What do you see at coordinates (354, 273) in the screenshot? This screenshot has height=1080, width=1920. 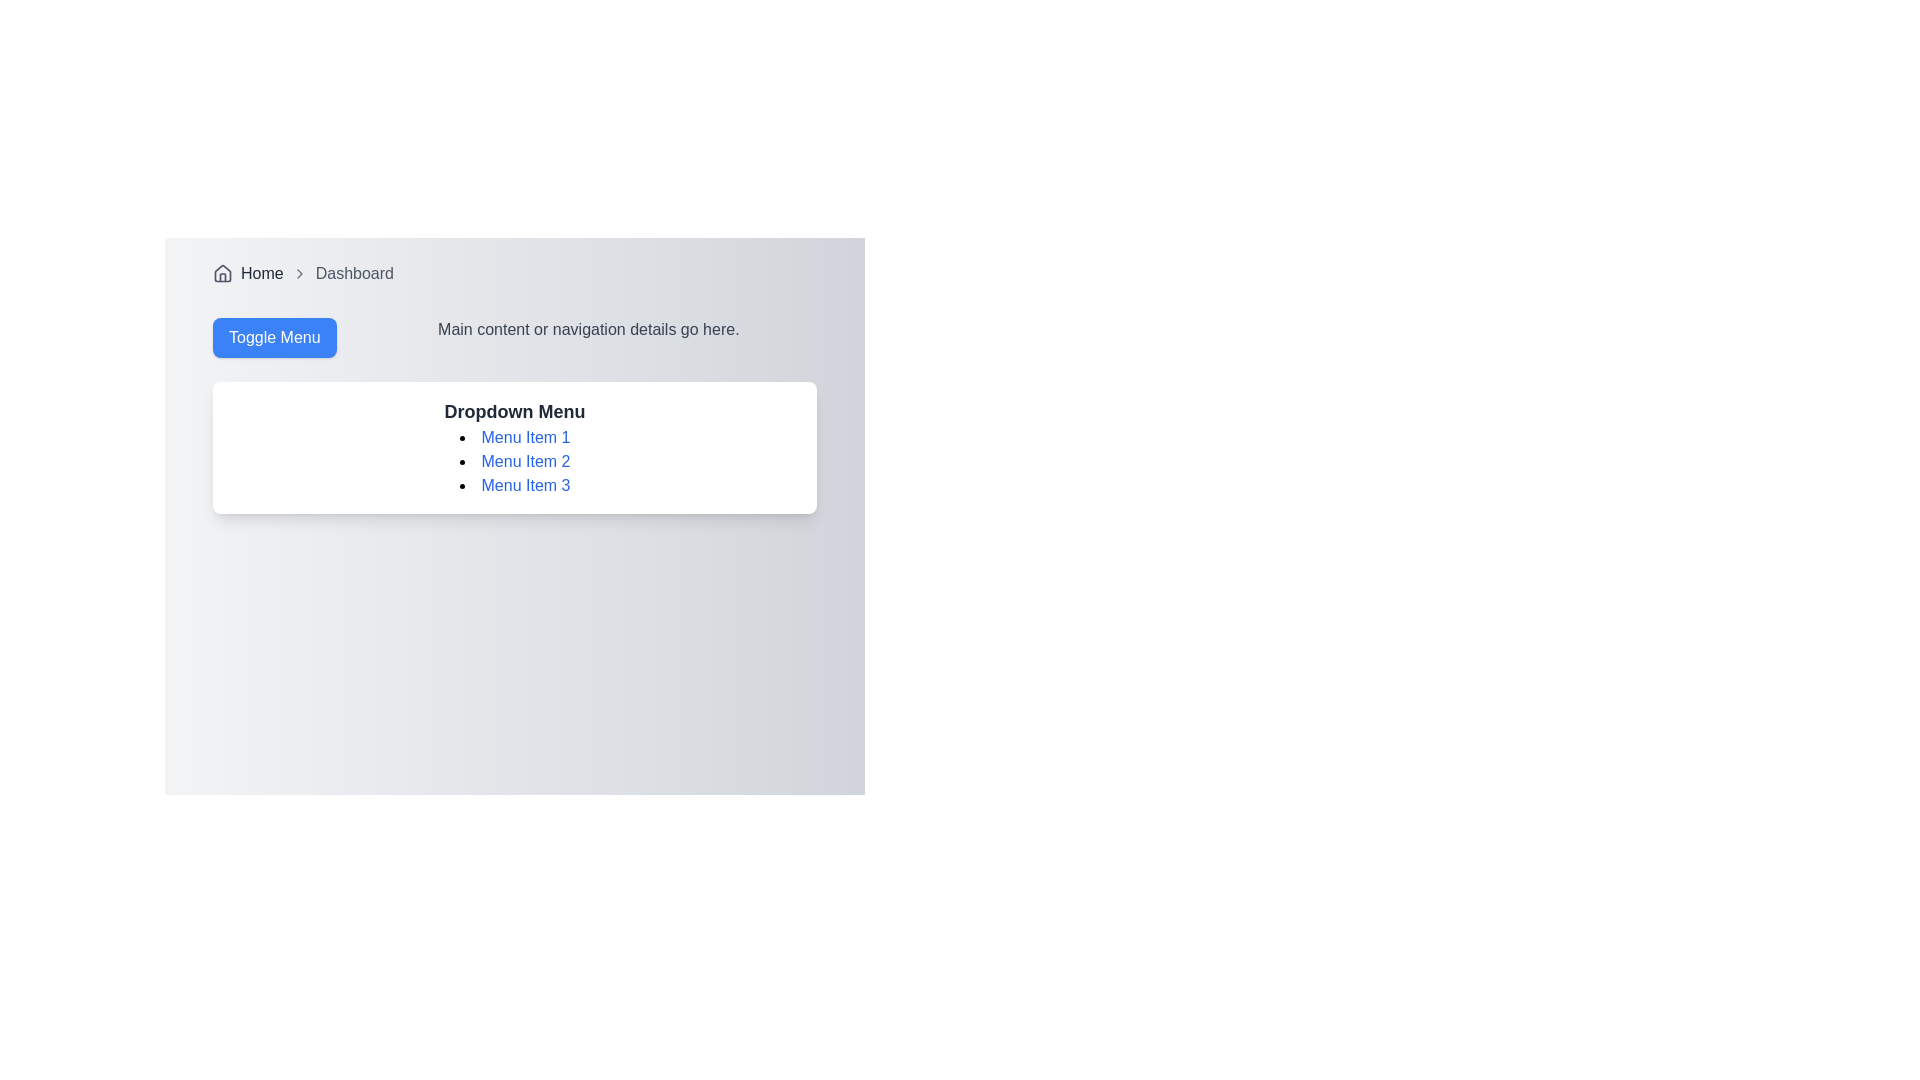 I see `the 'Dashboard' text label, which is part of the breadcrumb navigation bar and follows the 'Home' link and a chevron icon` at bounding box center [354, 273].